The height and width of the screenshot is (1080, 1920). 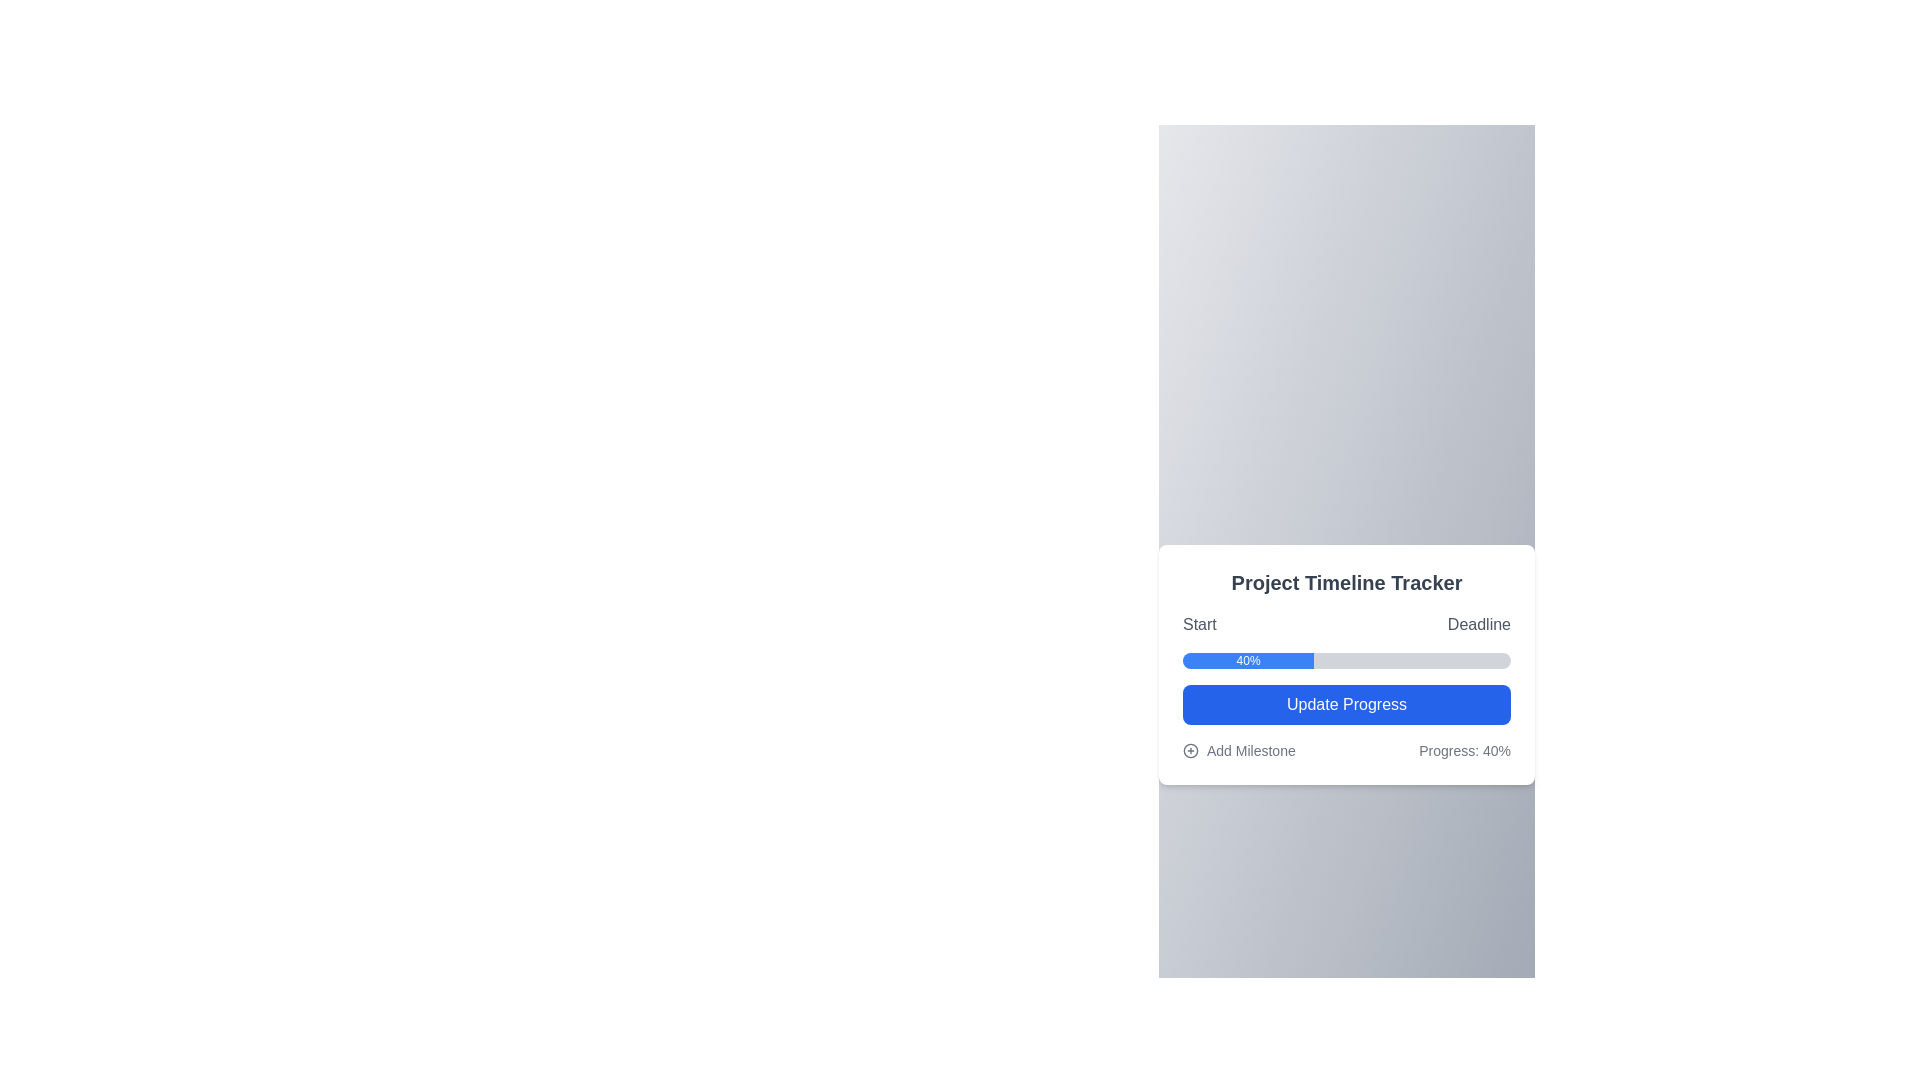 I want to click on the 'Progress: 40%' text displayed in the label and link combination with an icon, located near the bottom of the 'Project Timeline Tracker' card component, directly below the 'Update Progress' button, so click(x=1347, y=751).